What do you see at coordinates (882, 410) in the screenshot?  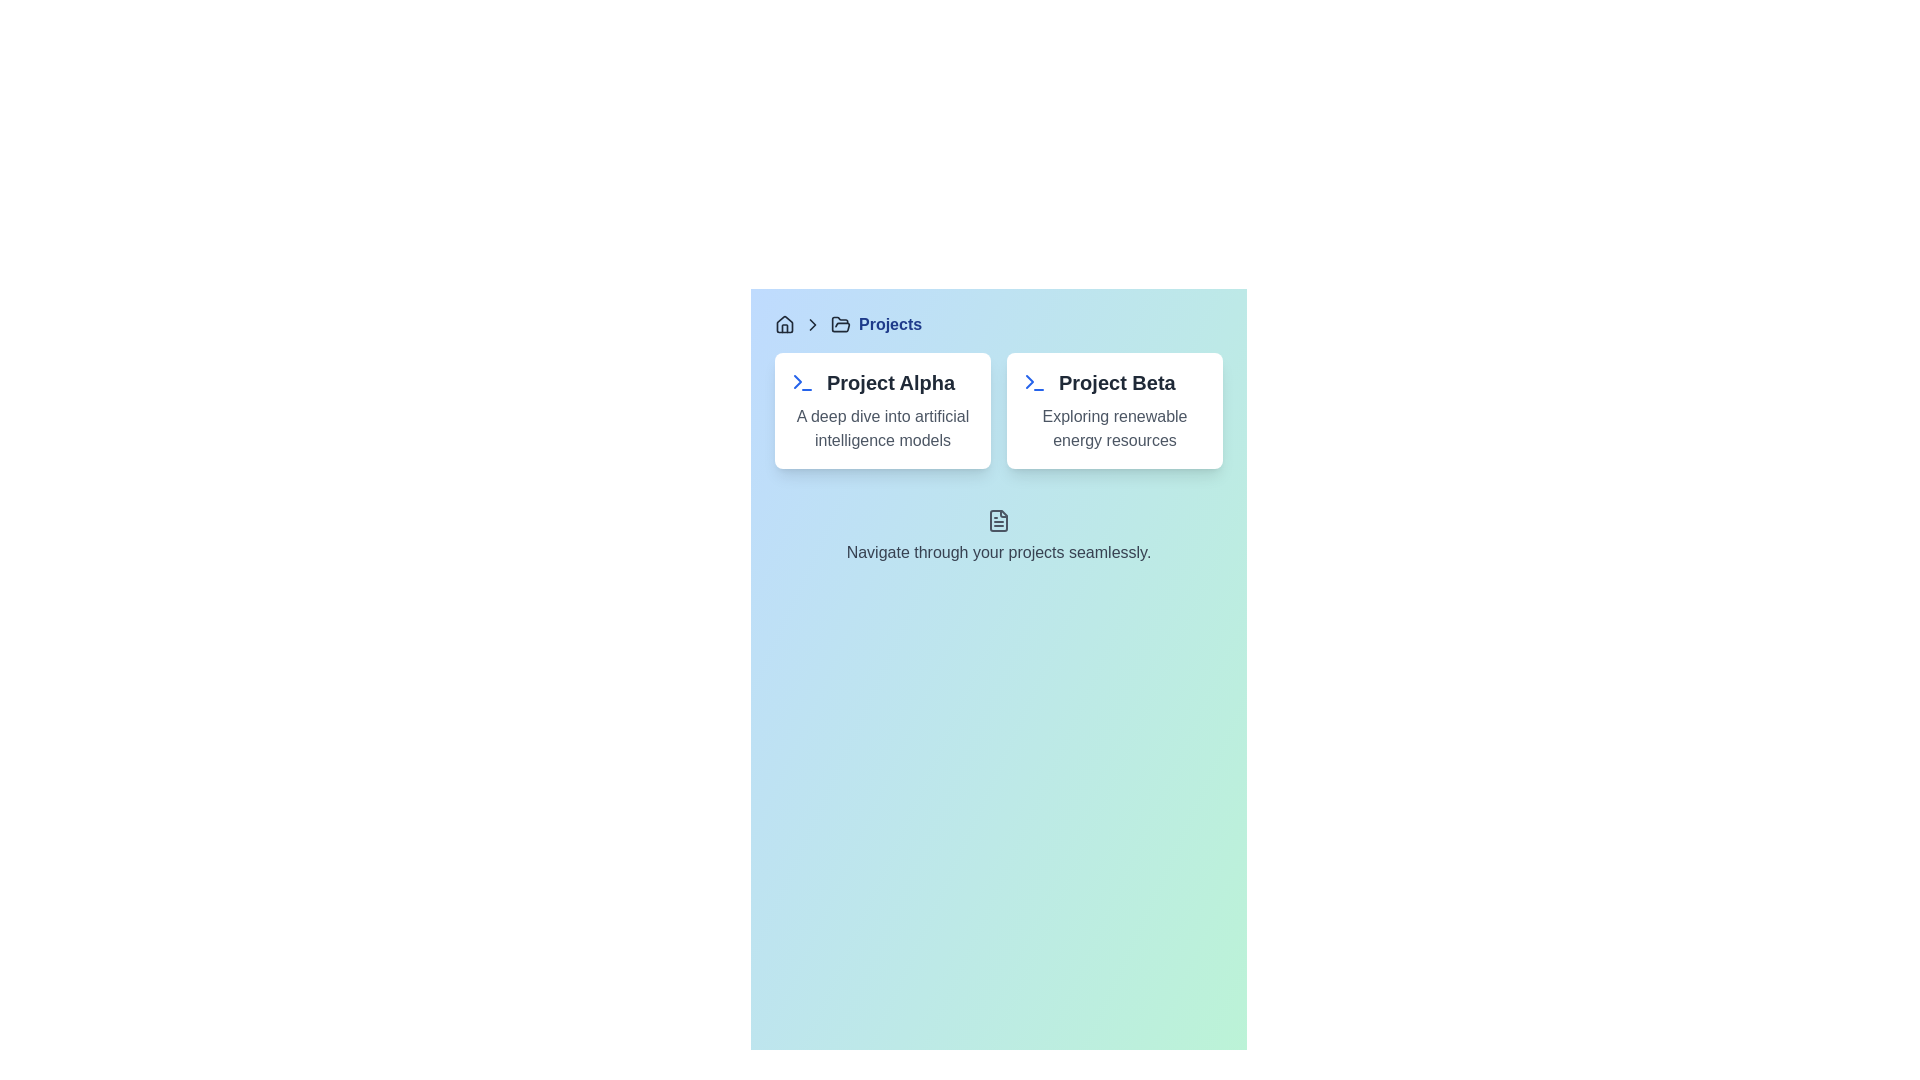 I see `the project overview card for 'Project Alpha' located at the top-left of the grid under the 'Projects' section` at bounding box center [882, 410].